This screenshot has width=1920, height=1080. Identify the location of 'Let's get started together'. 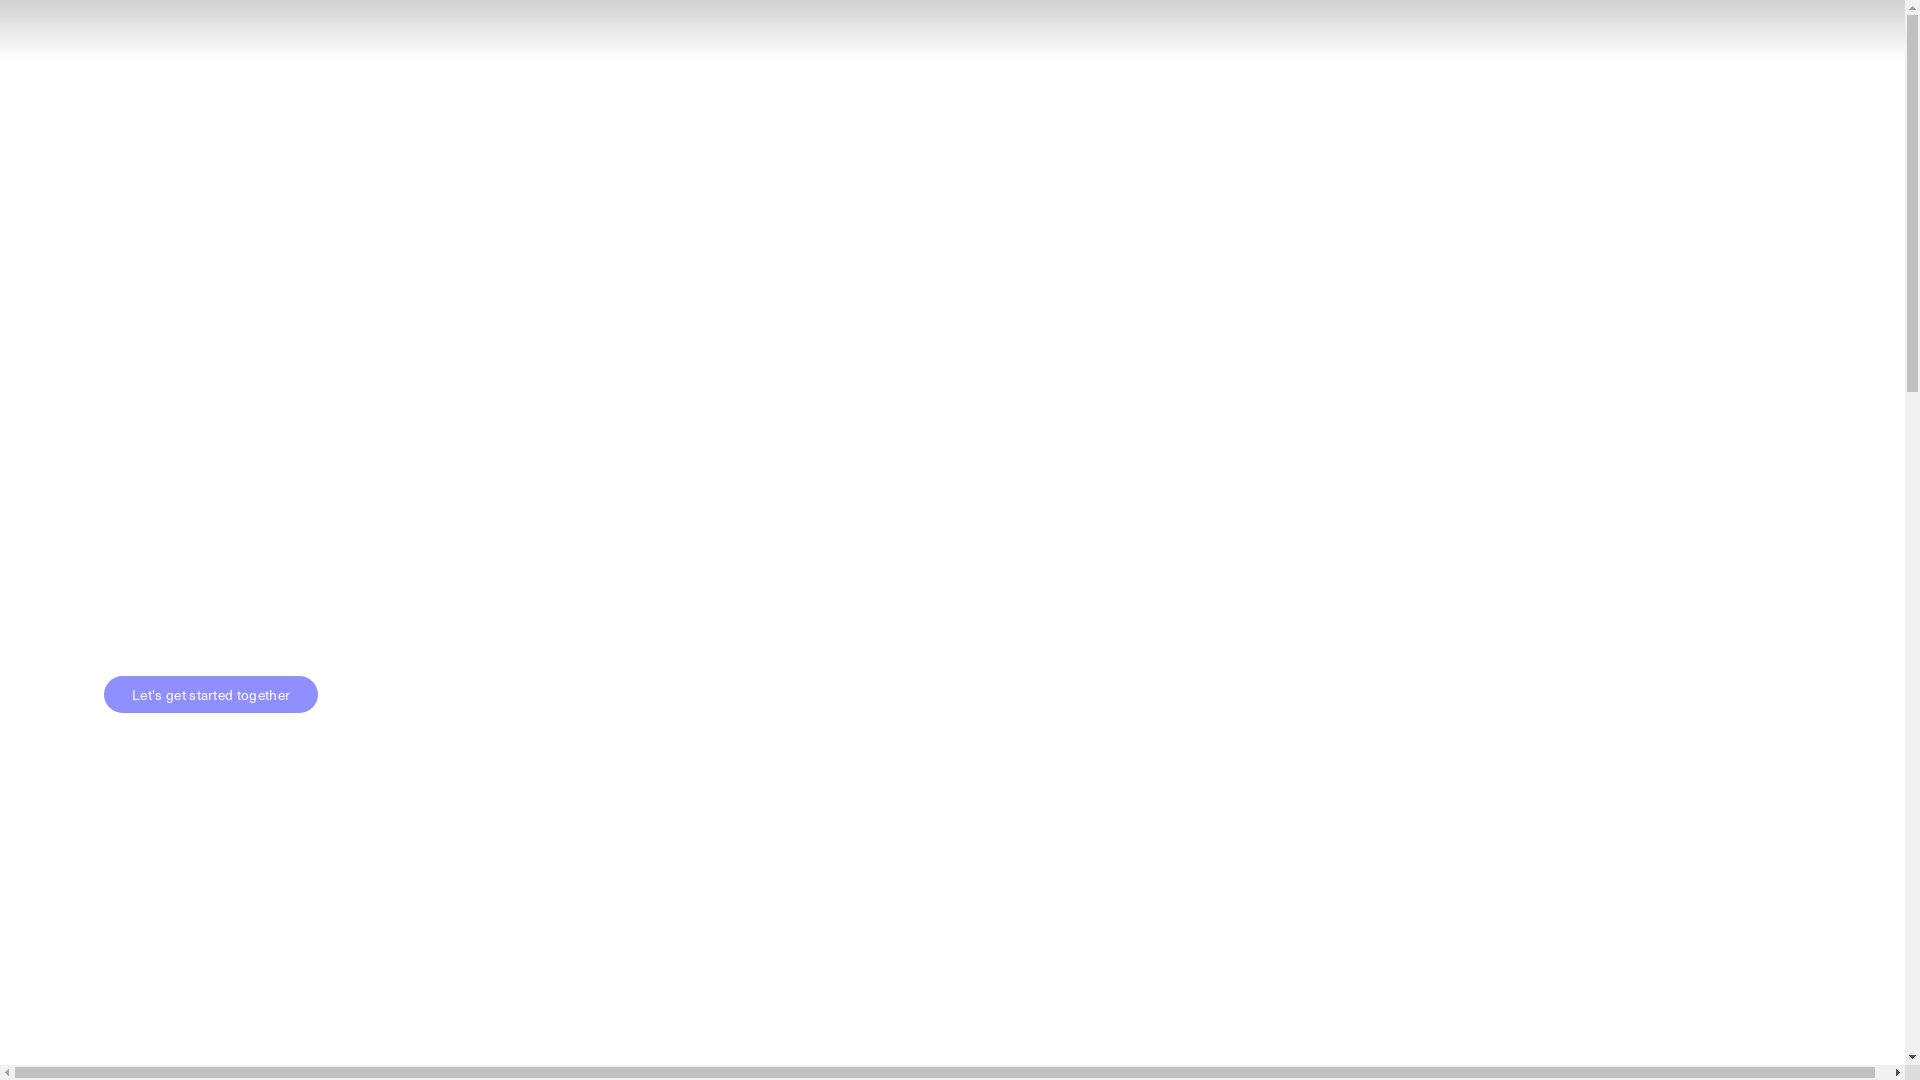
(103, 693).